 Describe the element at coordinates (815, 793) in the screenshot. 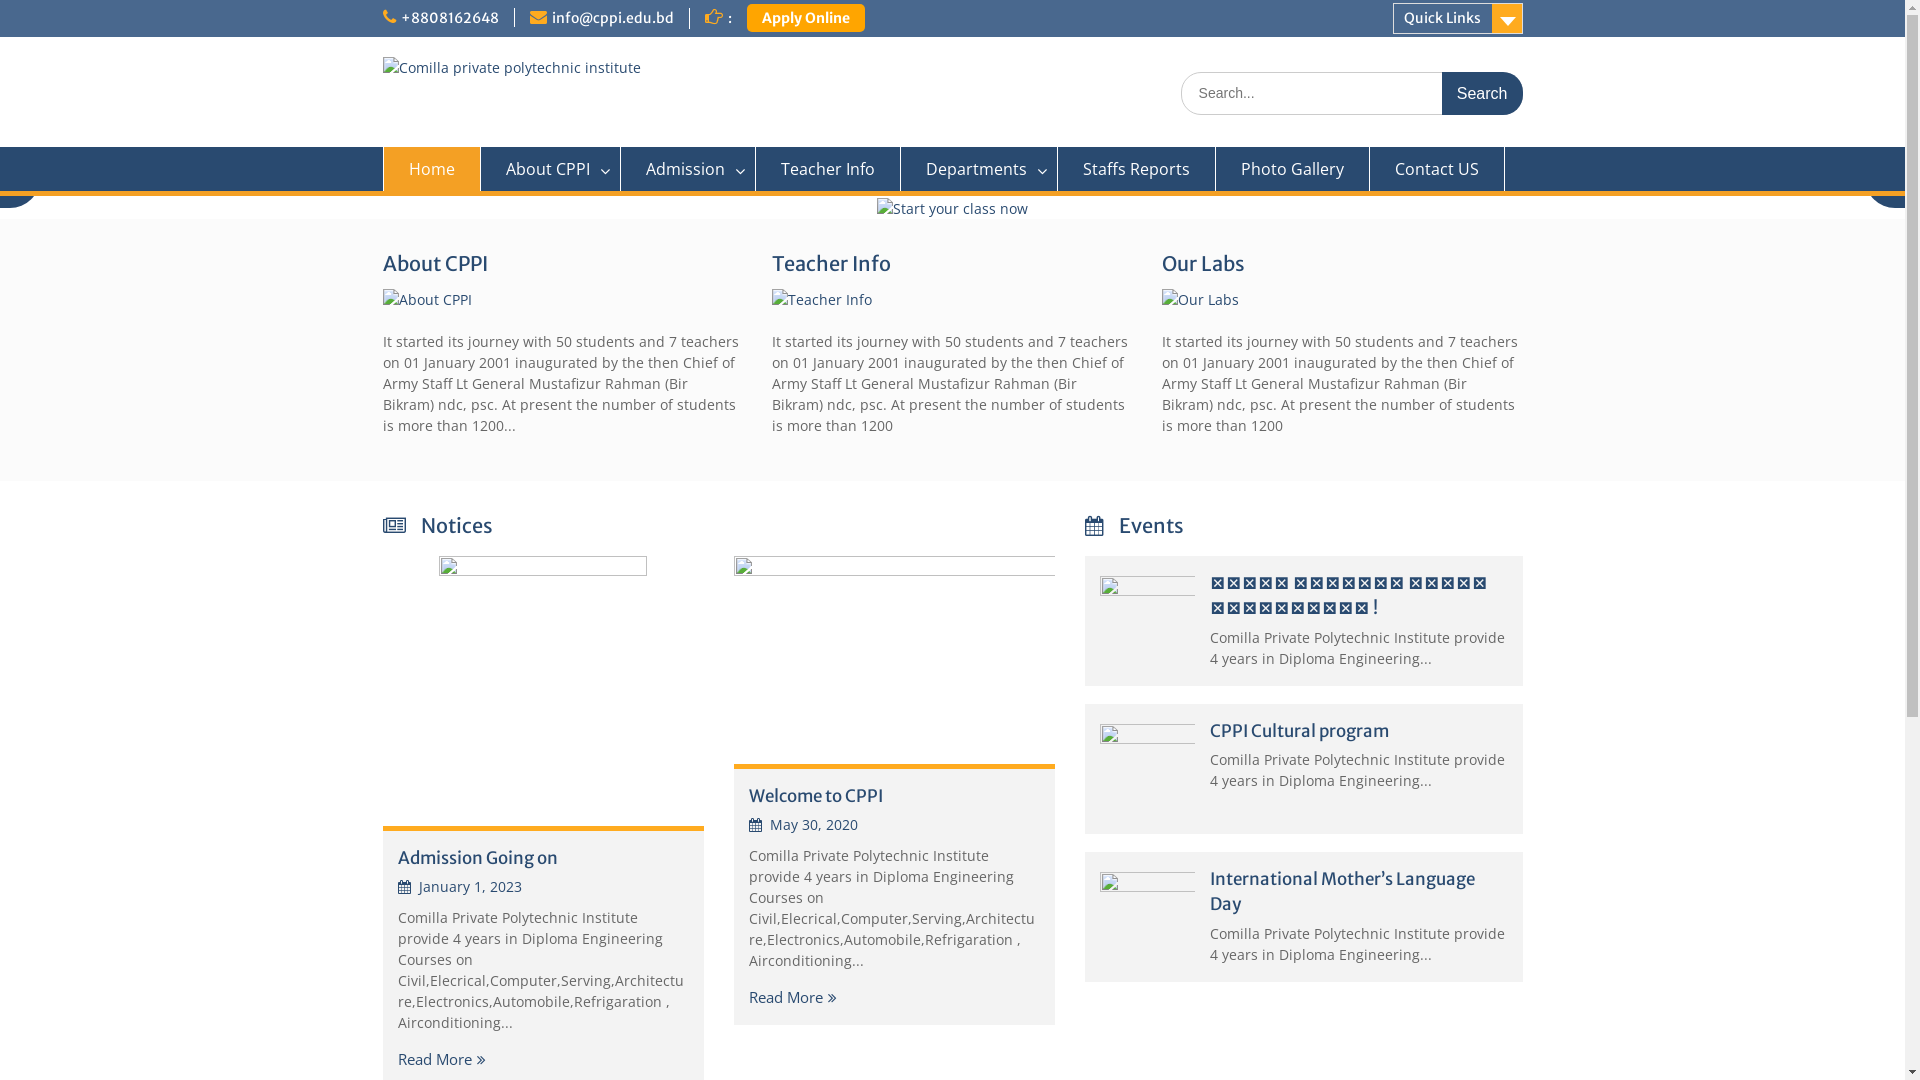

I see `'Welcome to CPPI'` at that location.